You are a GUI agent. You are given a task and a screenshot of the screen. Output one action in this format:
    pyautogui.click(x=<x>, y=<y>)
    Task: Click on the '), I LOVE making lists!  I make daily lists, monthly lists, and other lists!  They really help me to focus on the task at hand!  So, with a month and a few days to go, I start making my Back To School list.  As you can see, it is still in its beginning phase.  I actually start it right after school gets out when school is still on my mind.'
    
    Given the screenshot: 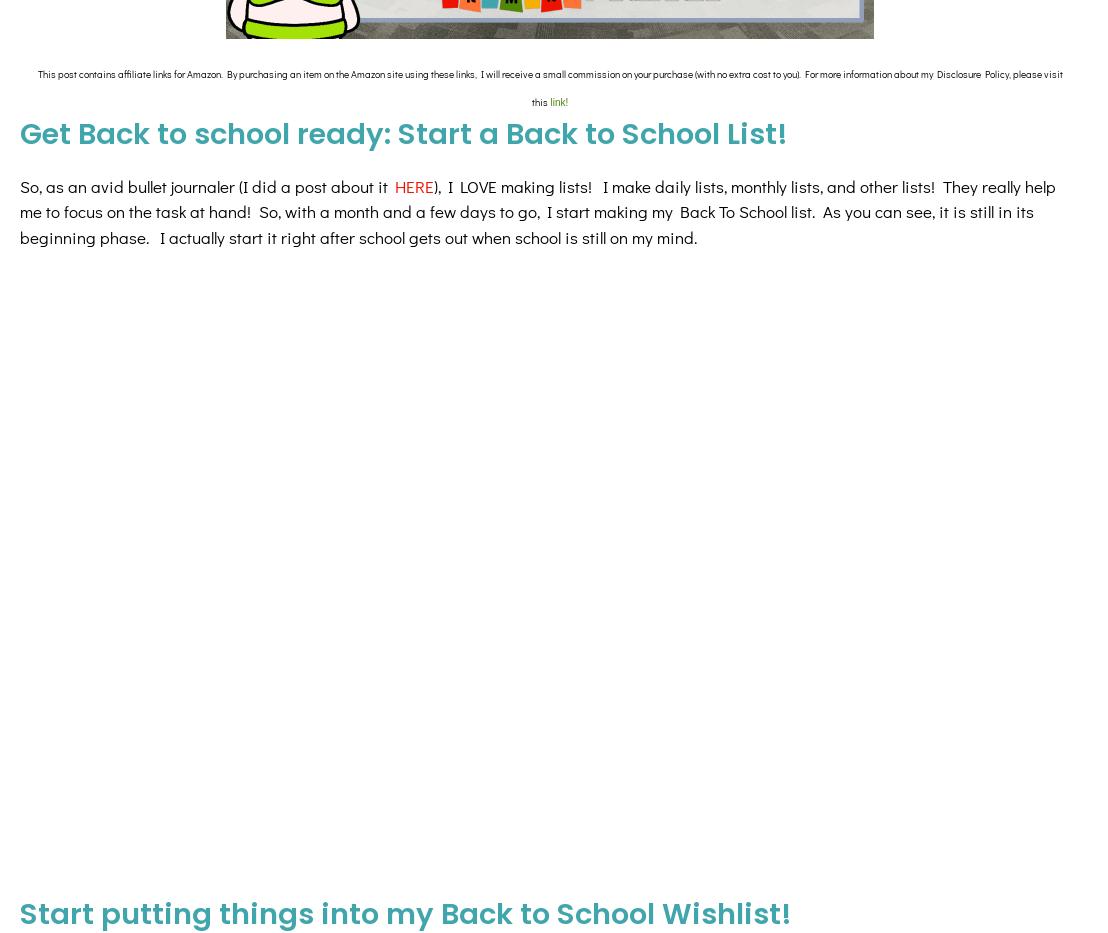 What is the action you would take?
    pyautogui.click(x=537, y=210)
    